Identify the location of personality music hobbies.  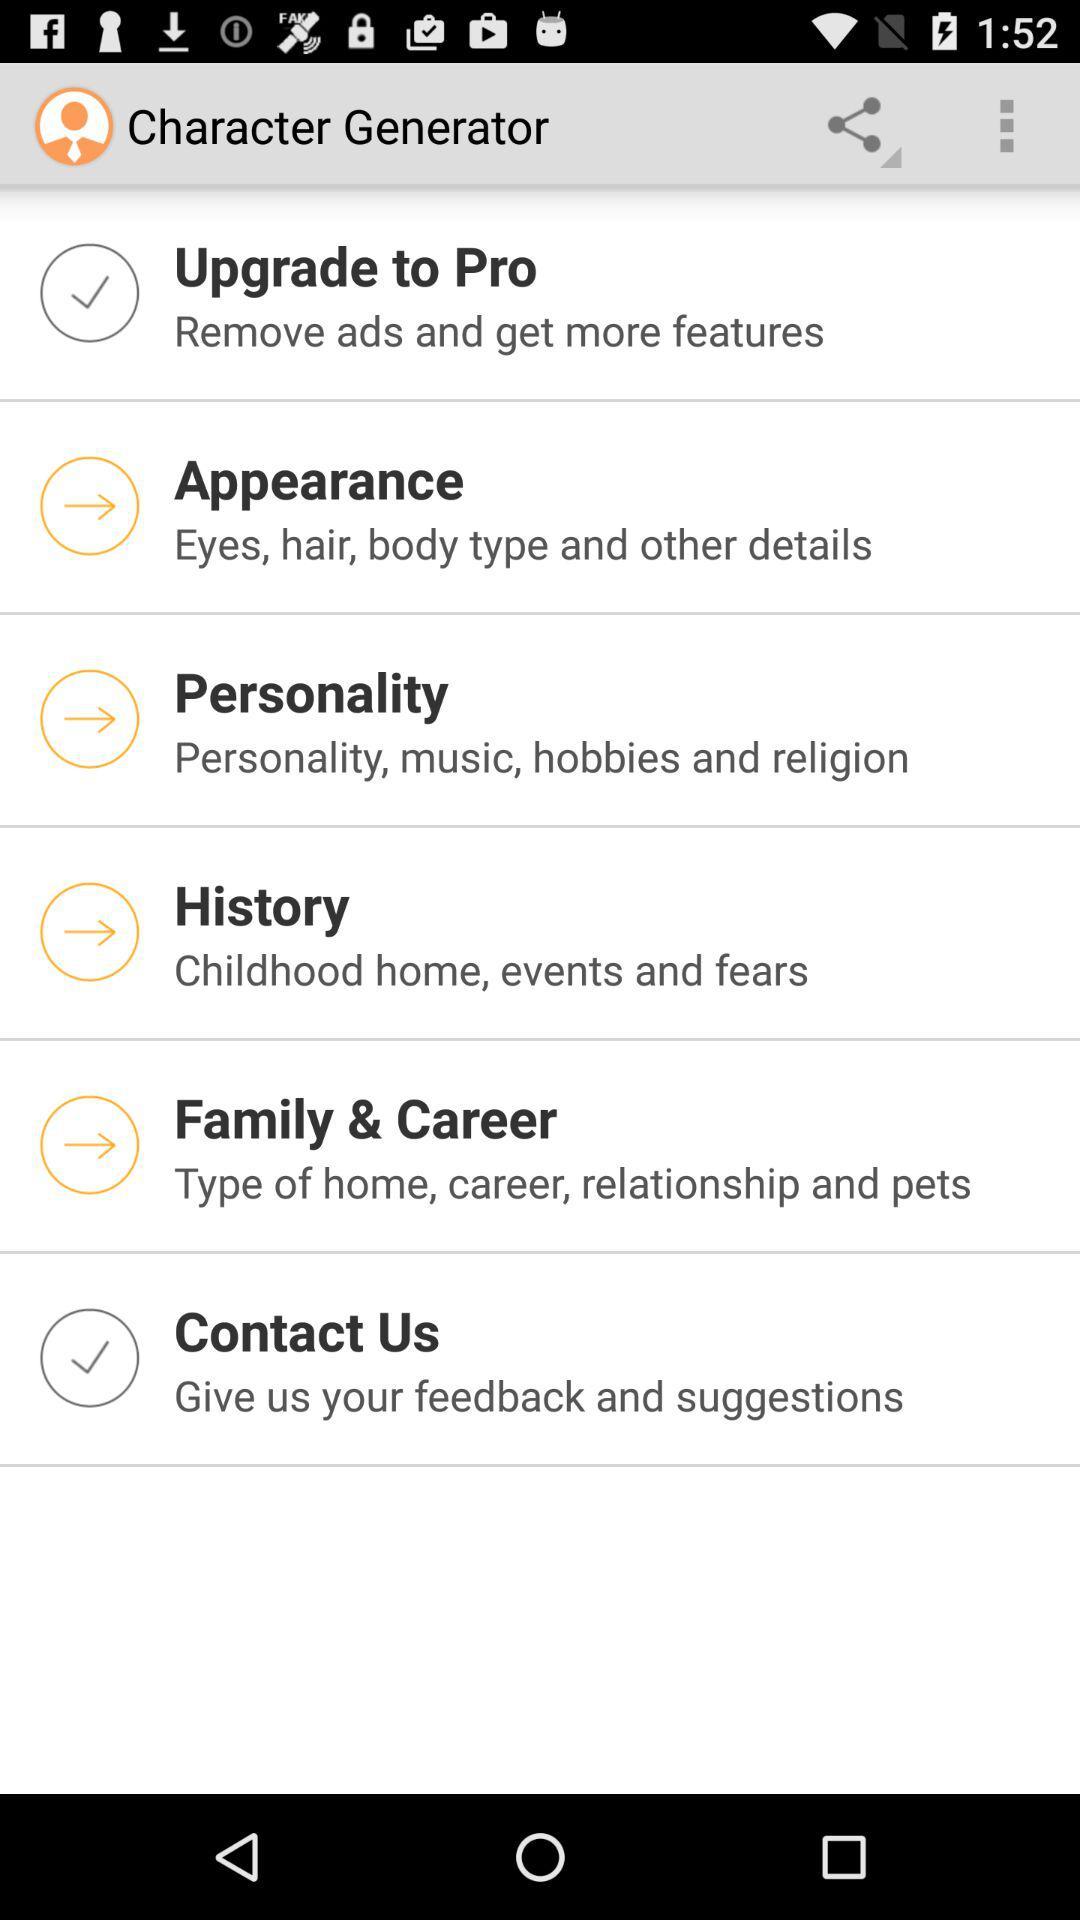
(613, 754).